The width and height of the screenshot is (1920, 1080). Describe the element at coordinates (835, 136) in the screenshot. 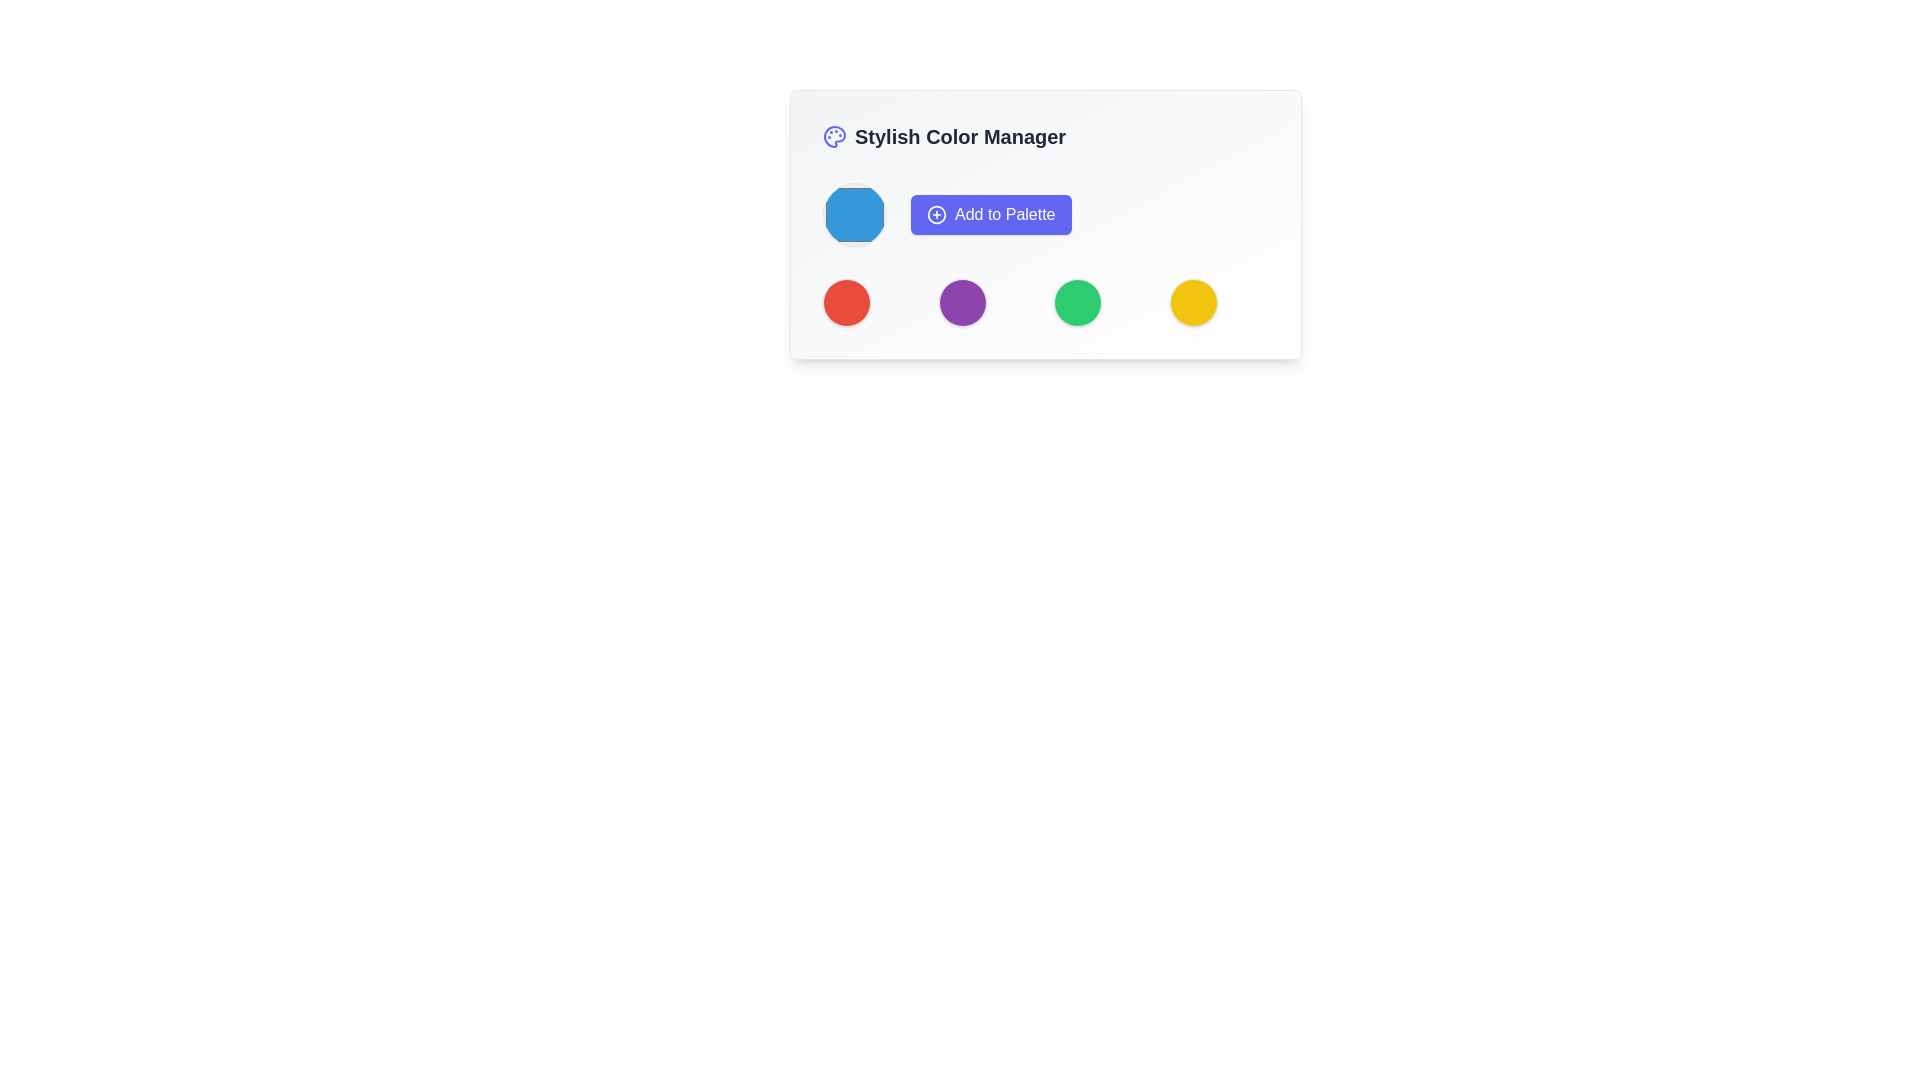

I see `the painter's palette icon located to the left of the 'Stylish Color Manager' text in the header section of the card` at that location.